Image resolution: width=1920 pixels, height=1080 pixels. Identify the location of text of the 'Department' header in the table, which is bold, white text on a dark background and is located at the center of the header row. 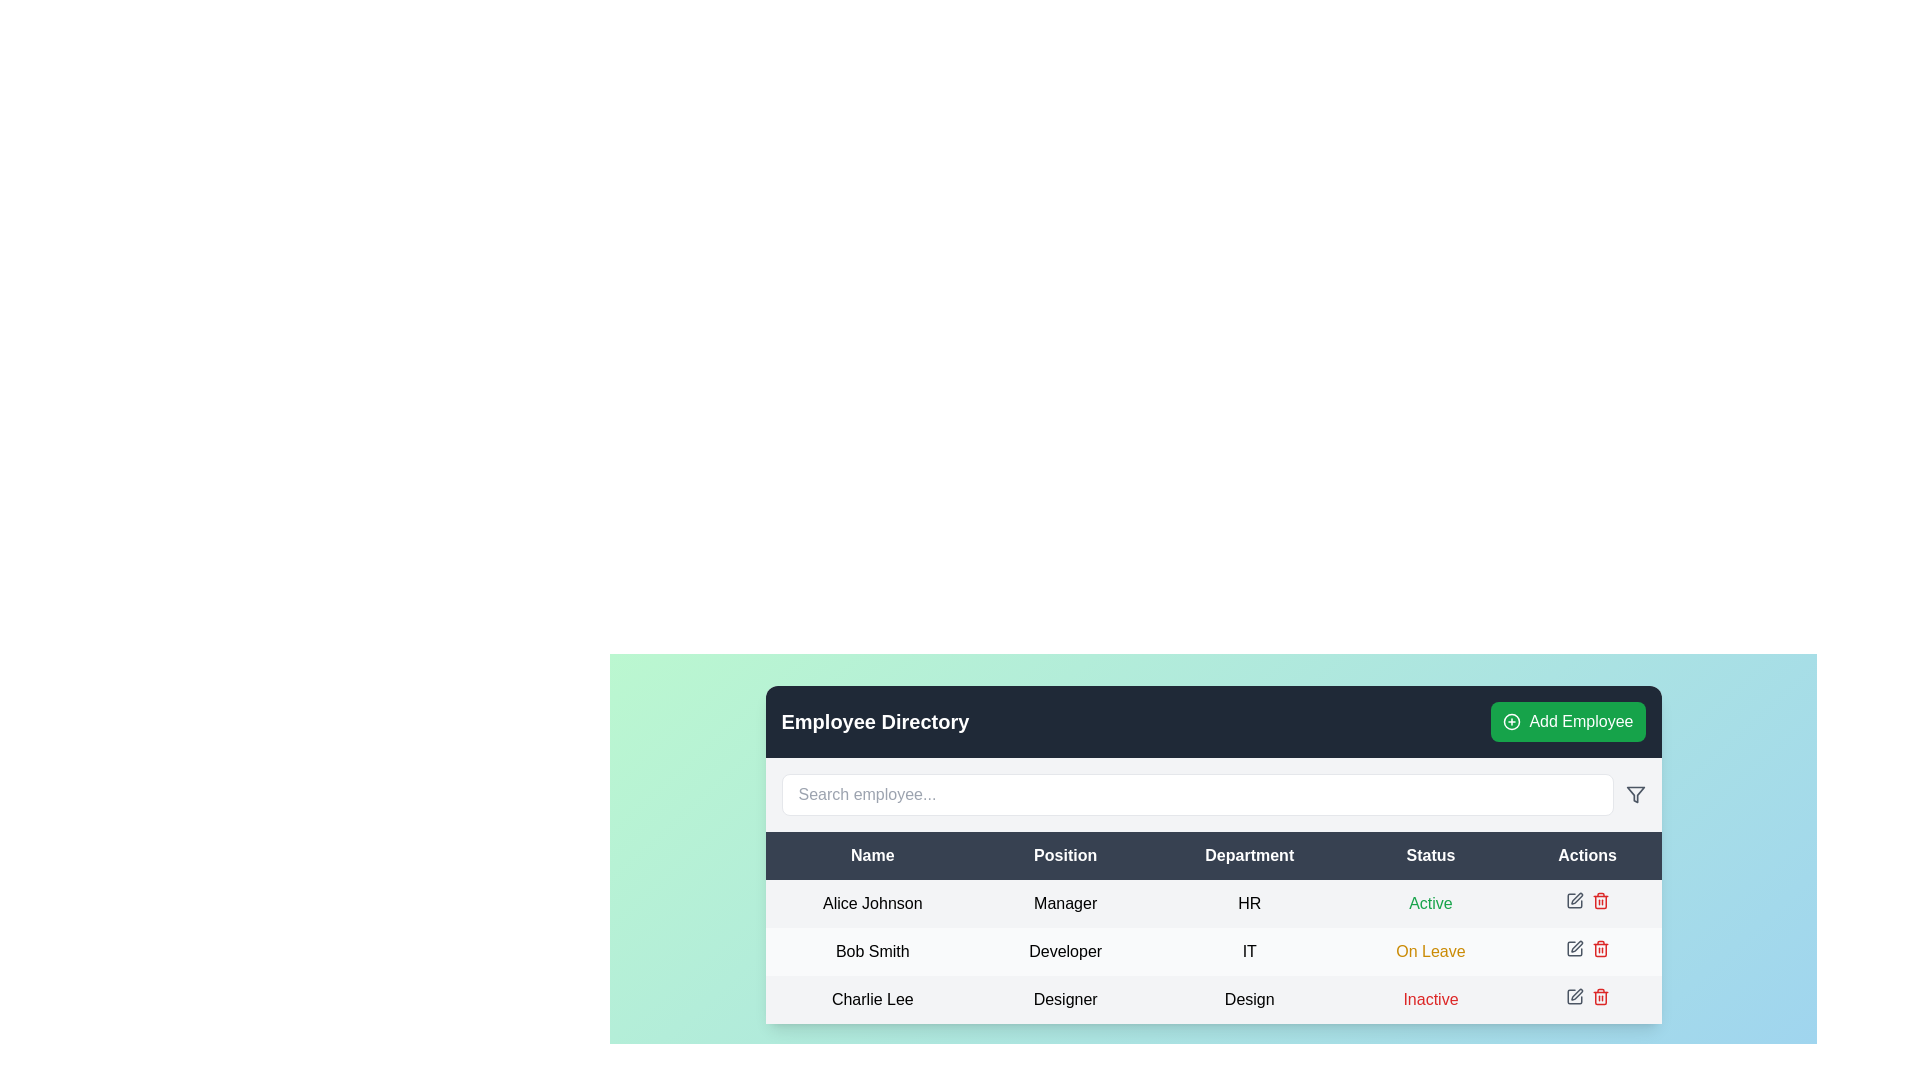
(1212, 855).